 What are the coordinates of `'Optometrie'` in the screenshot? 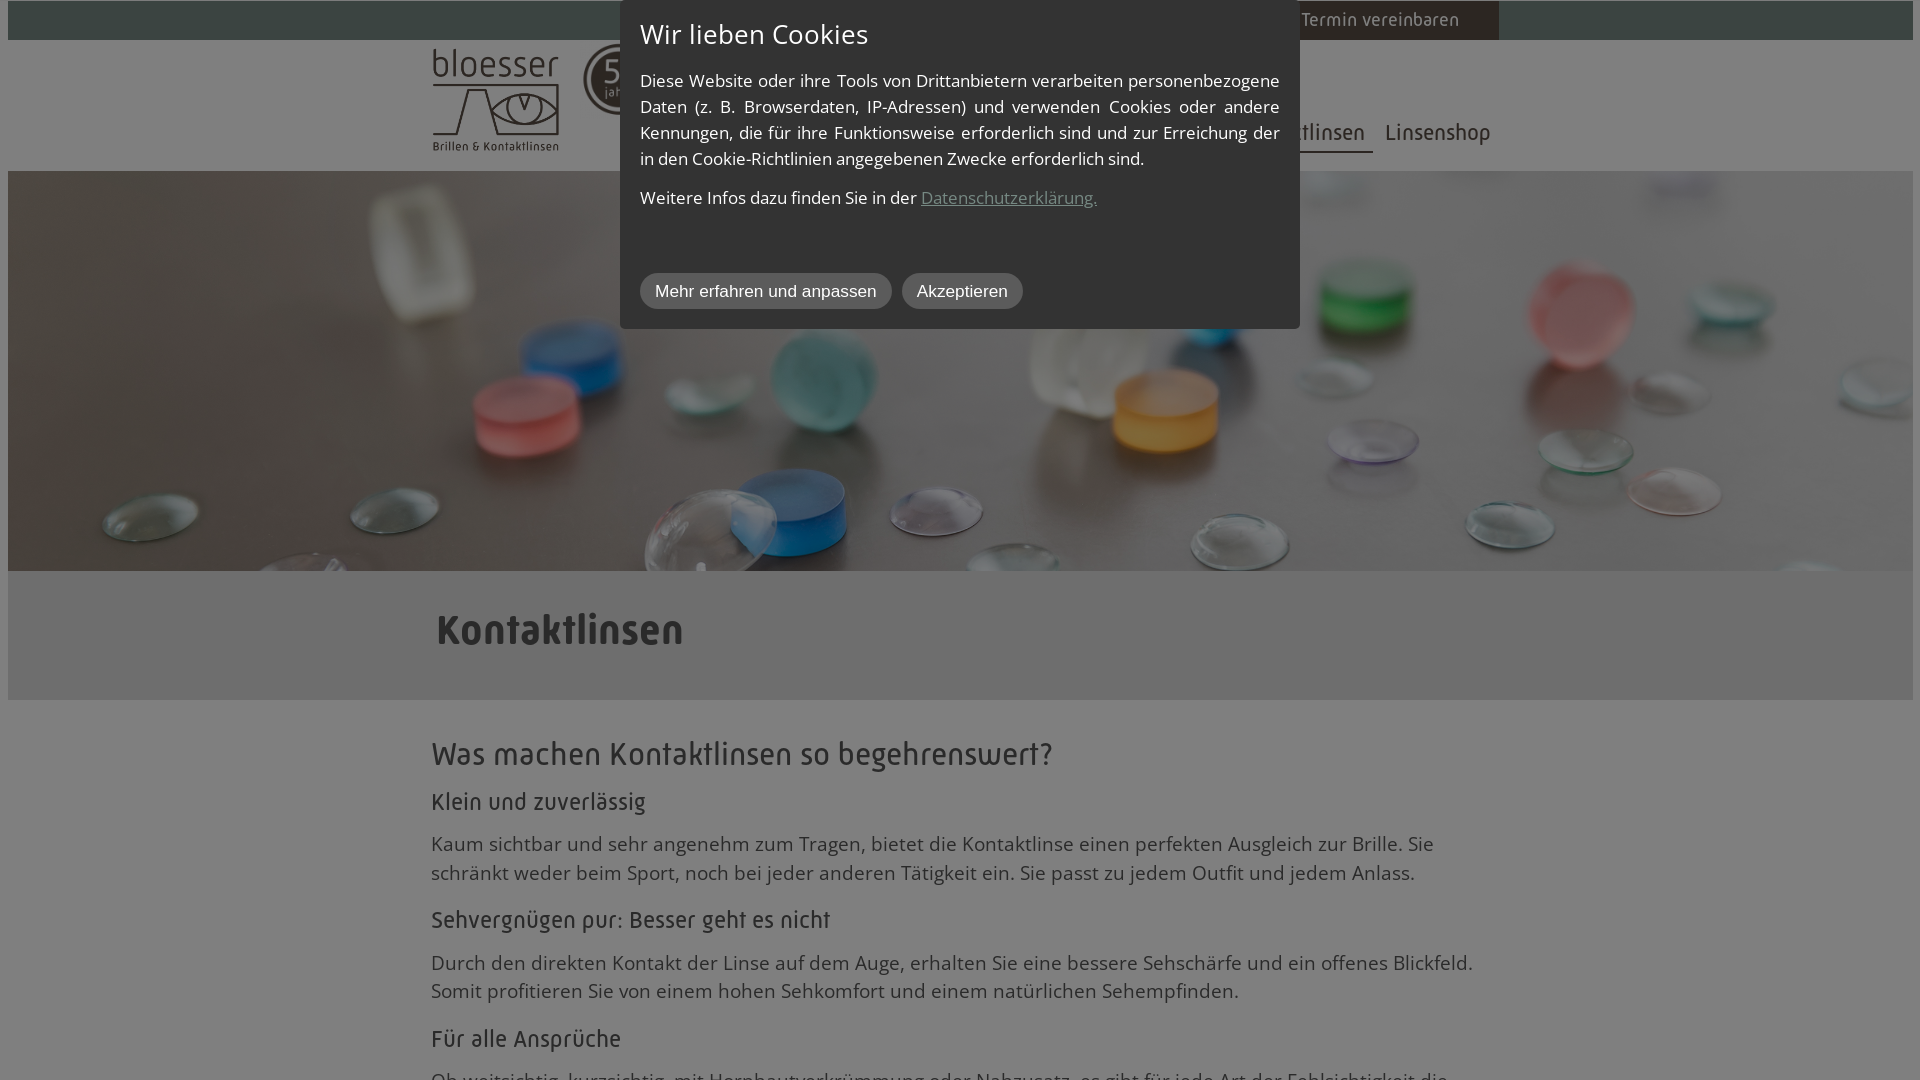 It's located at (1019, 131).